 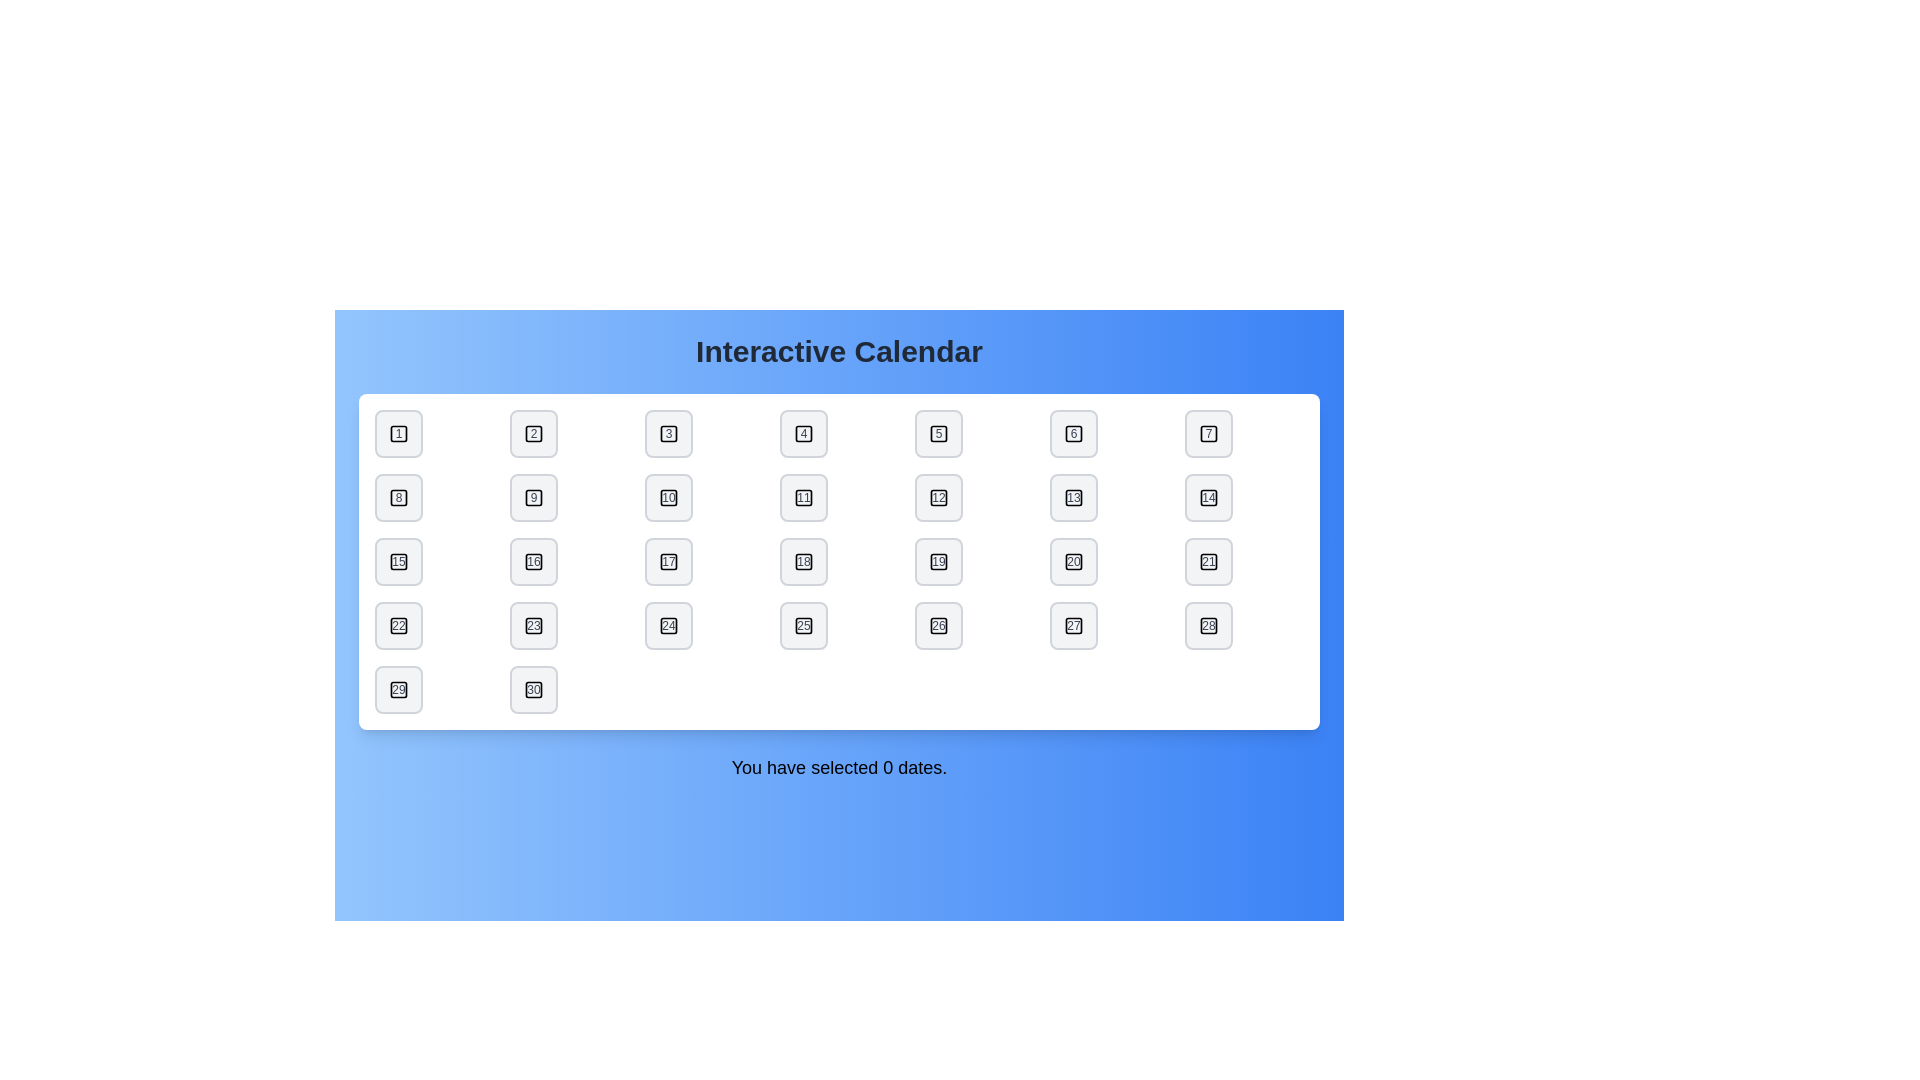 I want to click on the date button labeled 13 to toggle its selection state, so click(x=1073, y=496).